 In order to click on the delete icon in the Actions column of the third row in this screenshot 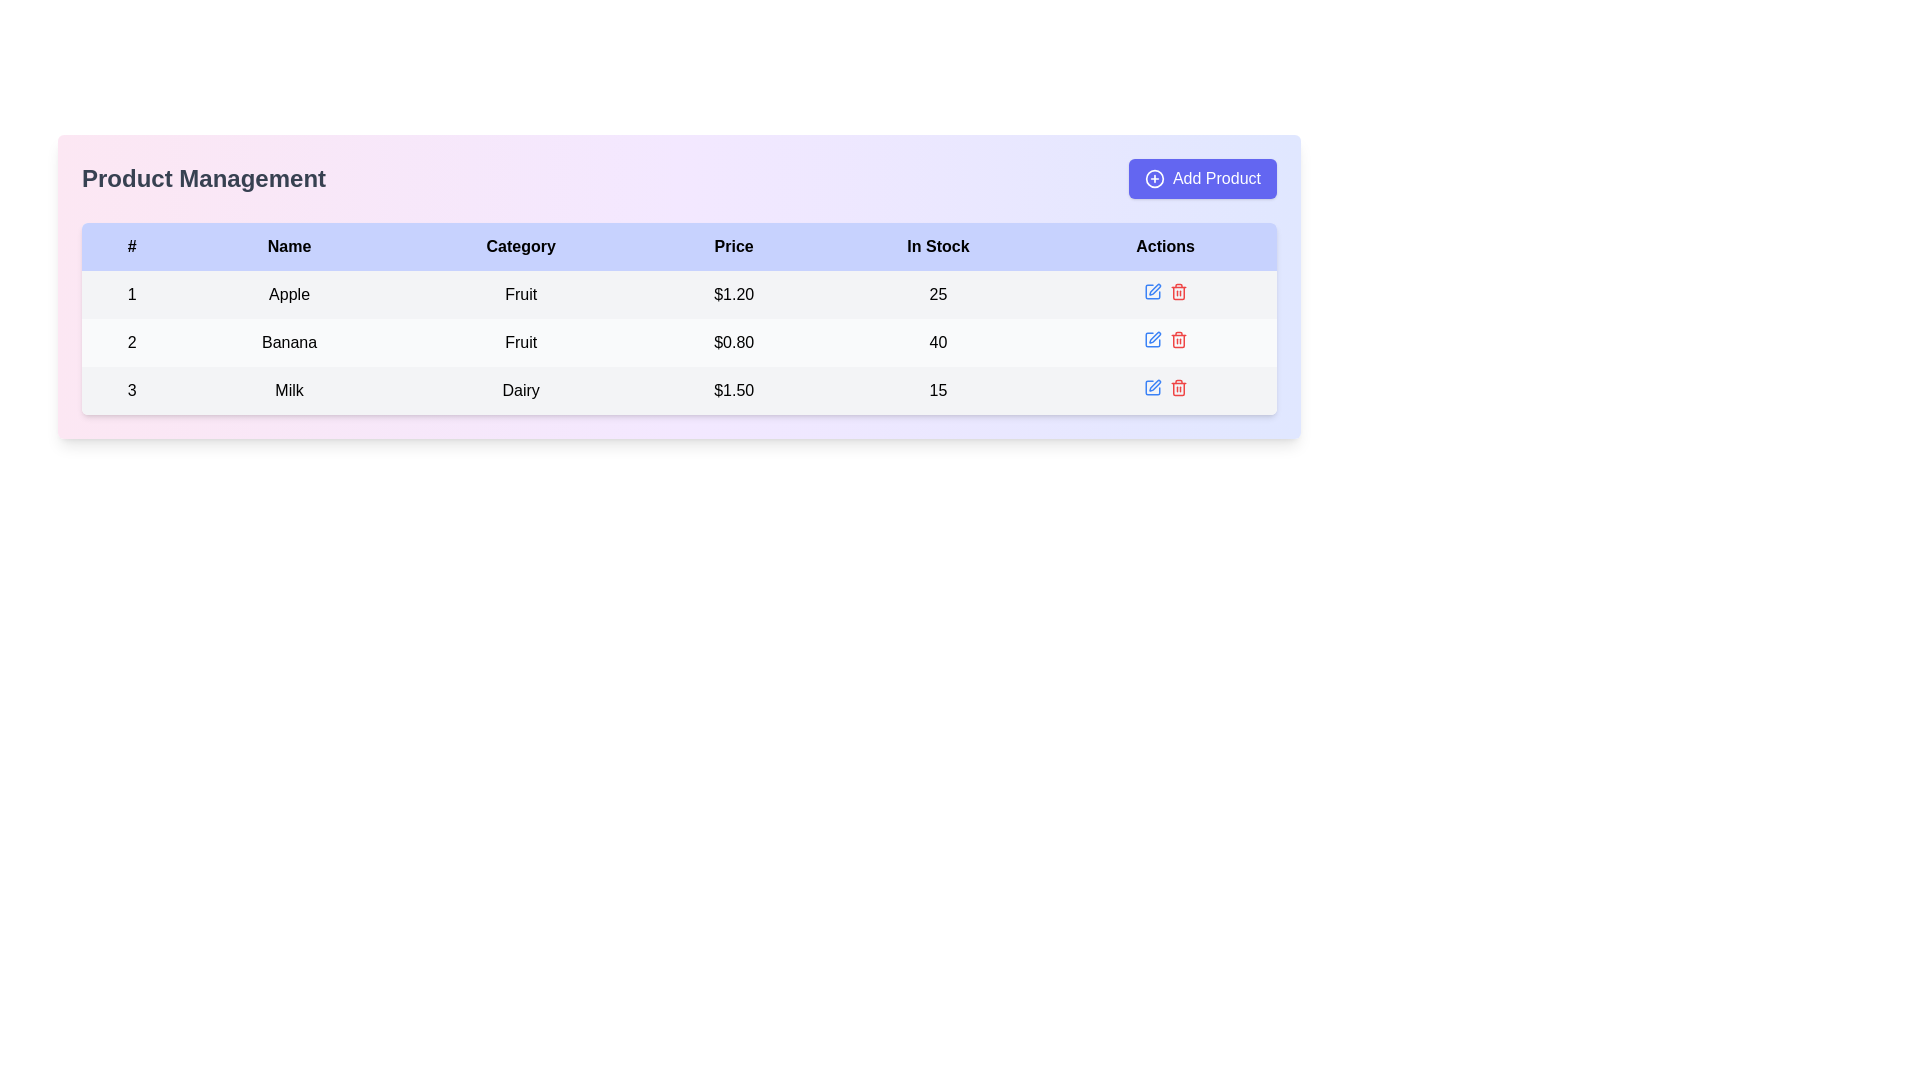, I will do `click(1165, 388)`.